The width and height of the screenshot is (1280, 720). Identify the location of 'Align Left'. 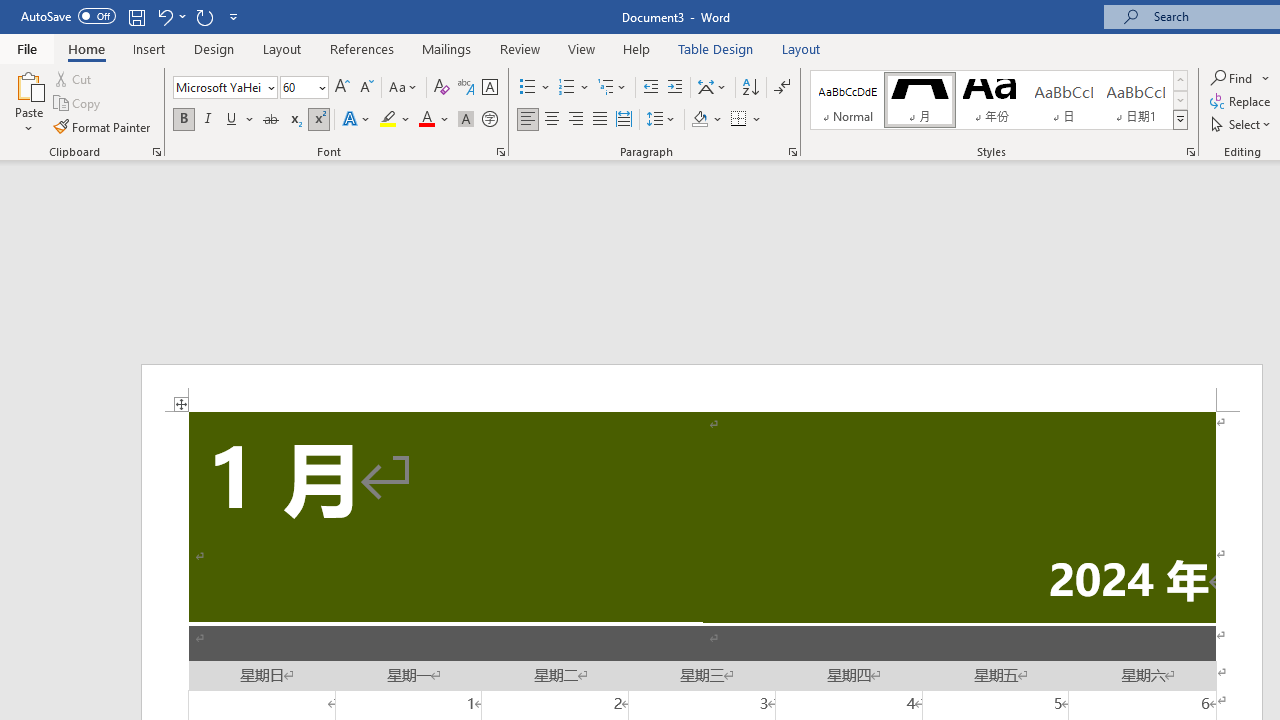
(528, 119).